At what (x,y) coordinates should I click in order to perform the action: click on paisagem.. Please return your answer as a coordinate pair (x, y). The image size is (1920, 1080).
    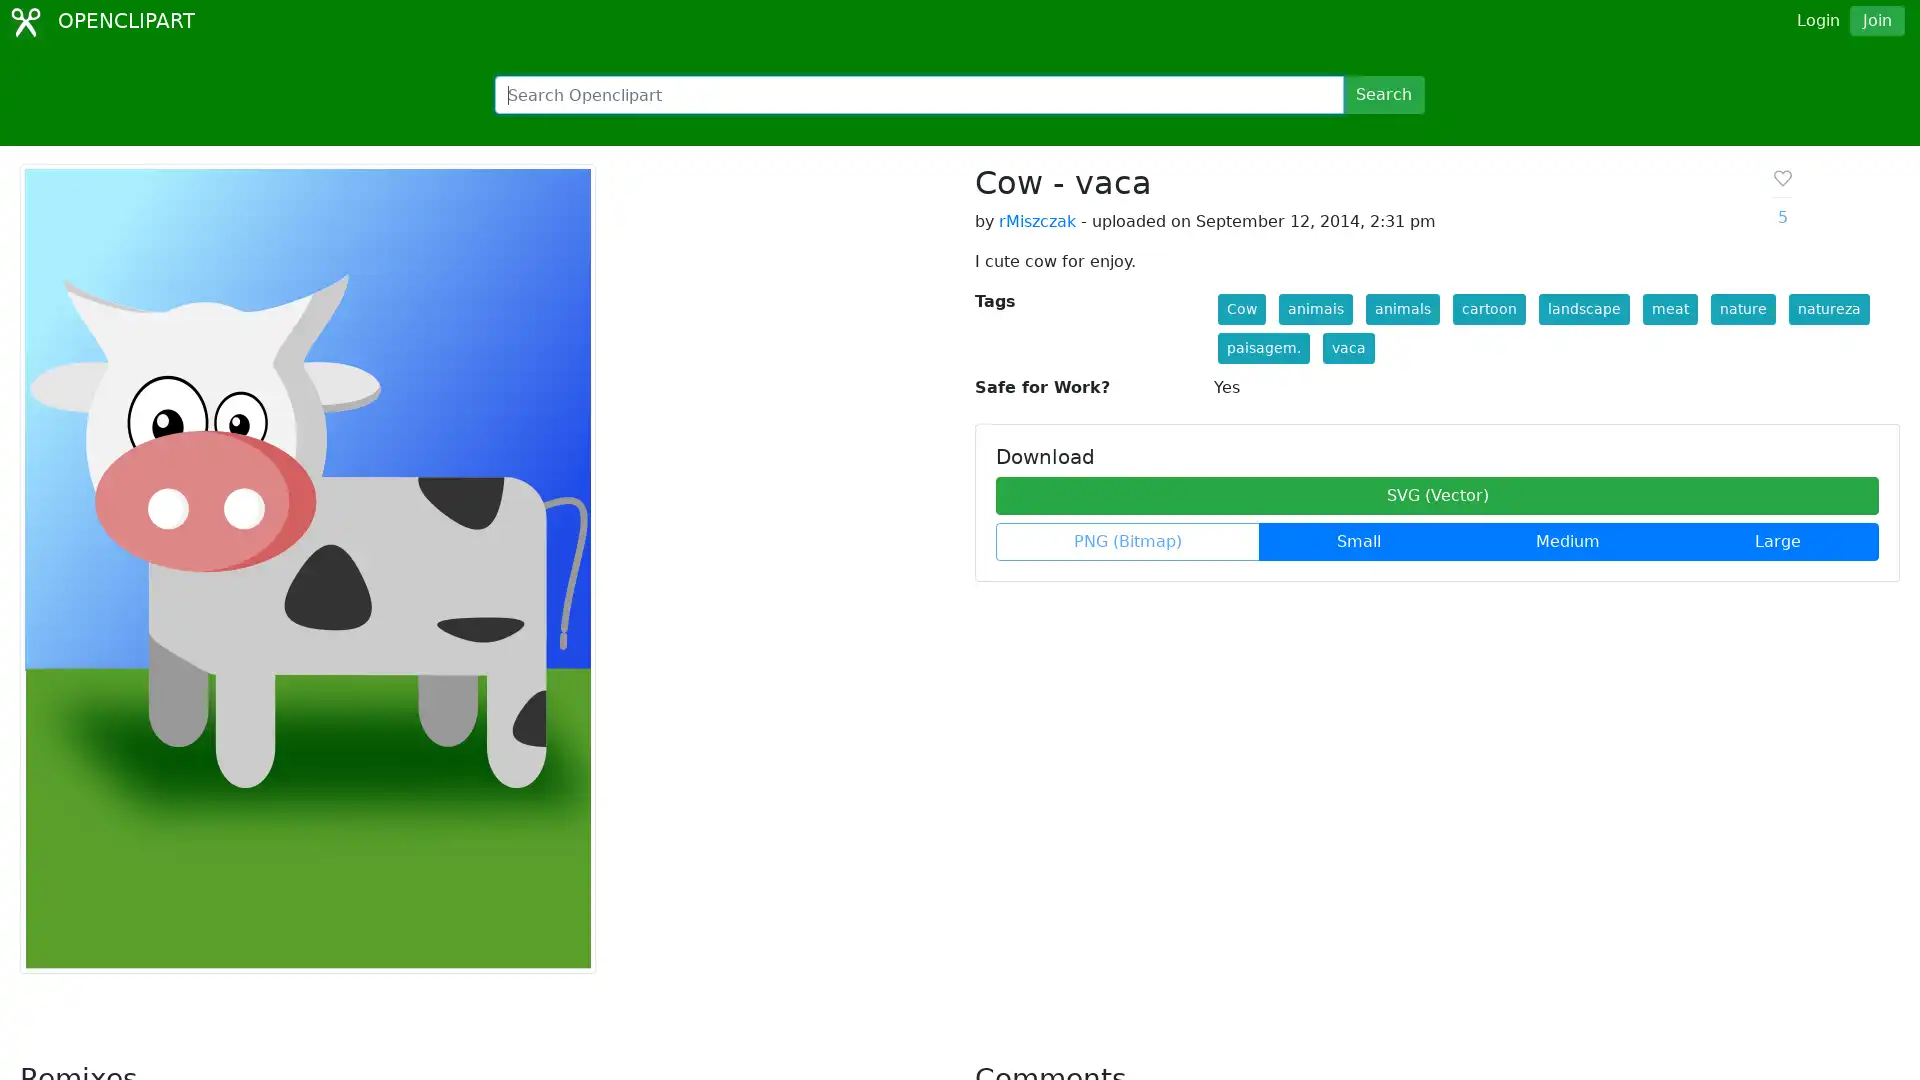
    Looking at the image, I should click on (1261, 347).